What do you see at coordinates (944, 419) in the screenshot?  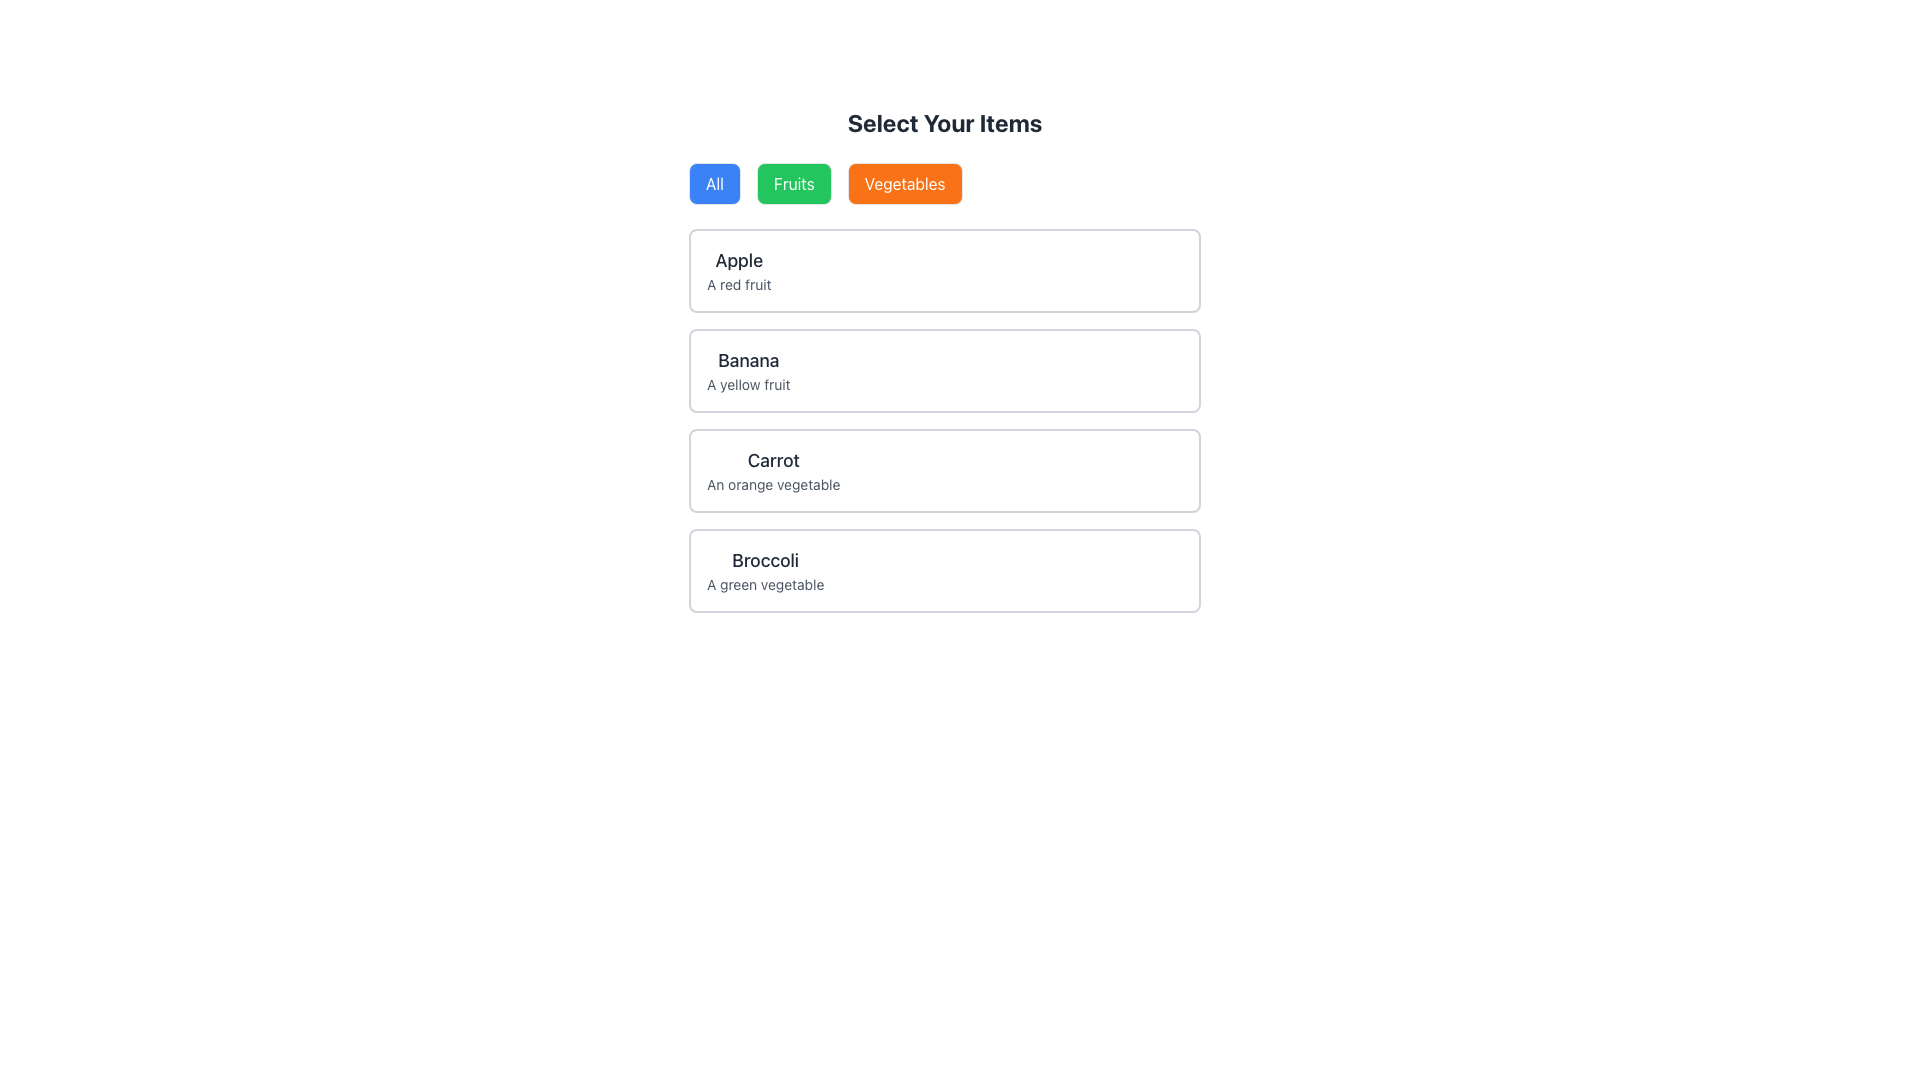 I see `the highlighted third sub-item within the Grid of Blocks, which is visually separated and contains a title in bold and a smaller description in gray` at bounding box center [944, 419].